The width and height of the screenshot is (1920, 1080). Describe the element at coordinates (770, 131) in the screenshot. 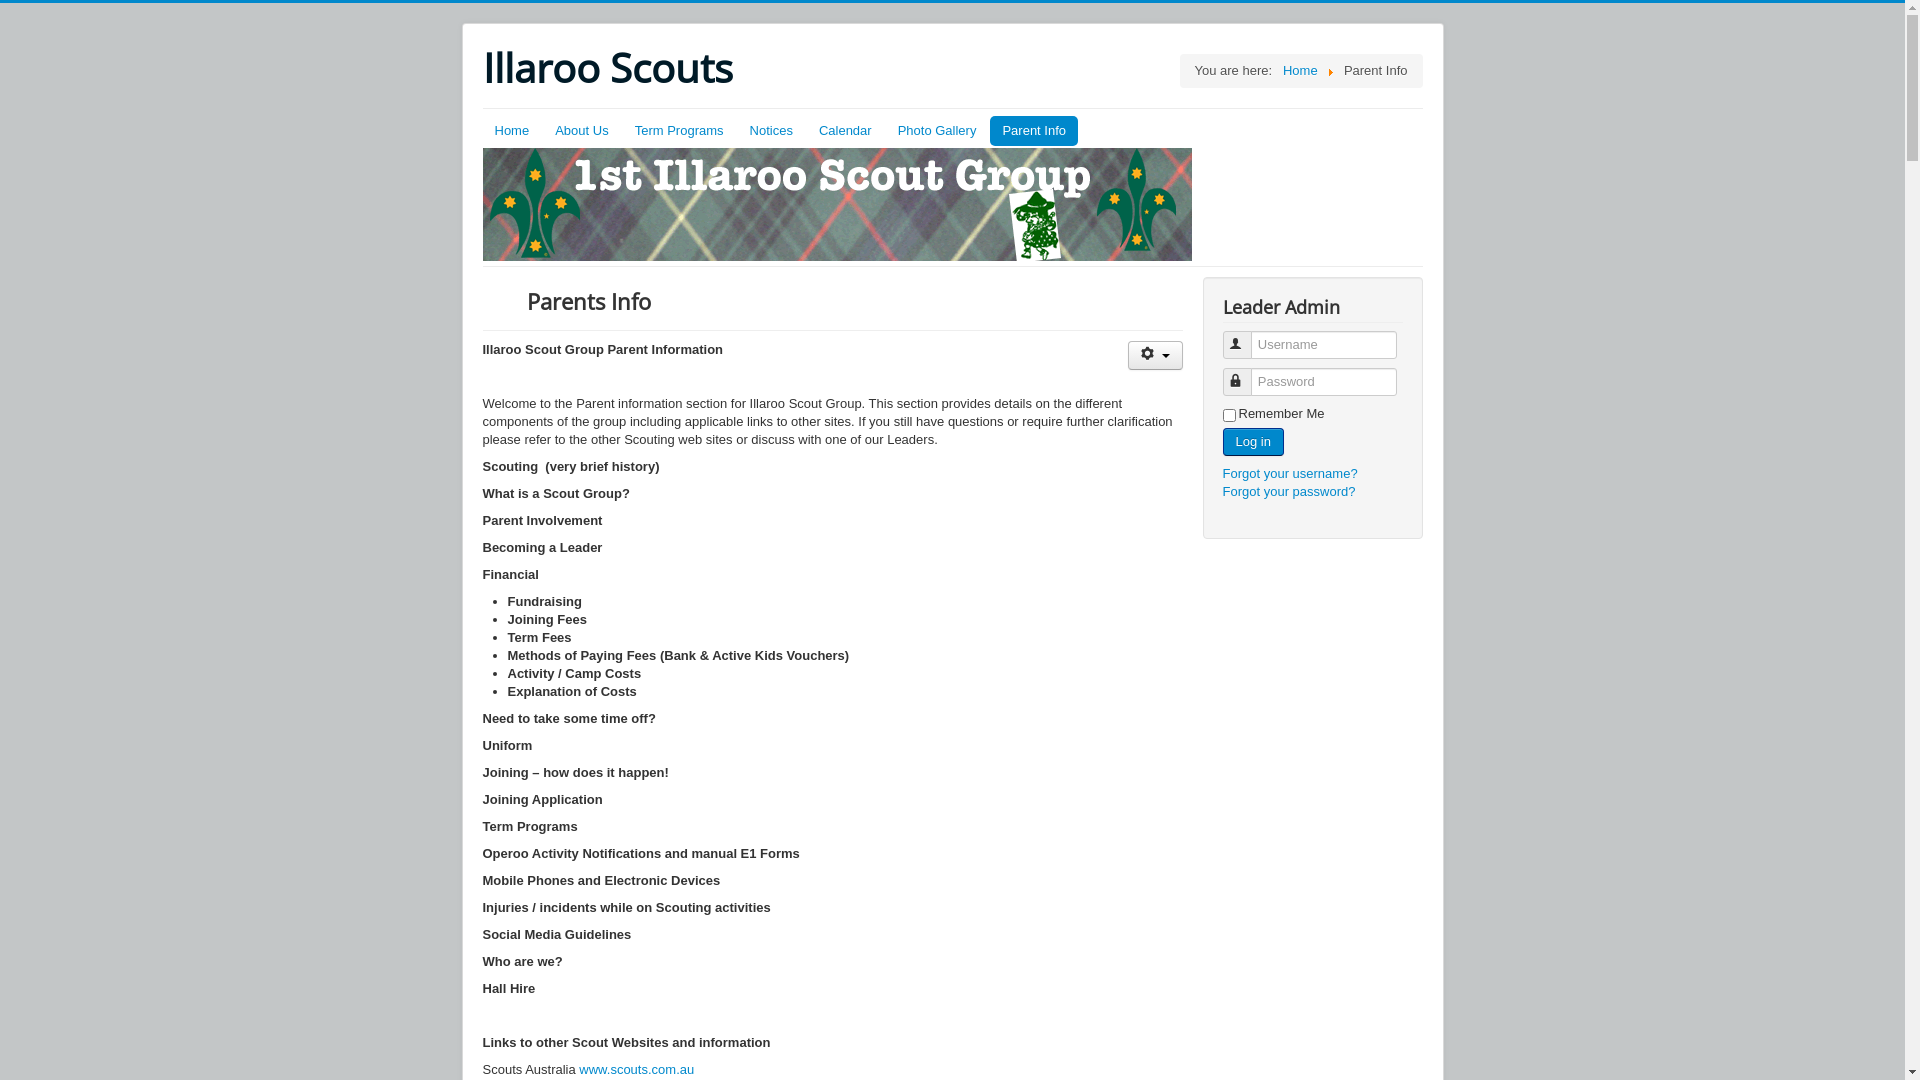

I see `'Notices'` at that location.